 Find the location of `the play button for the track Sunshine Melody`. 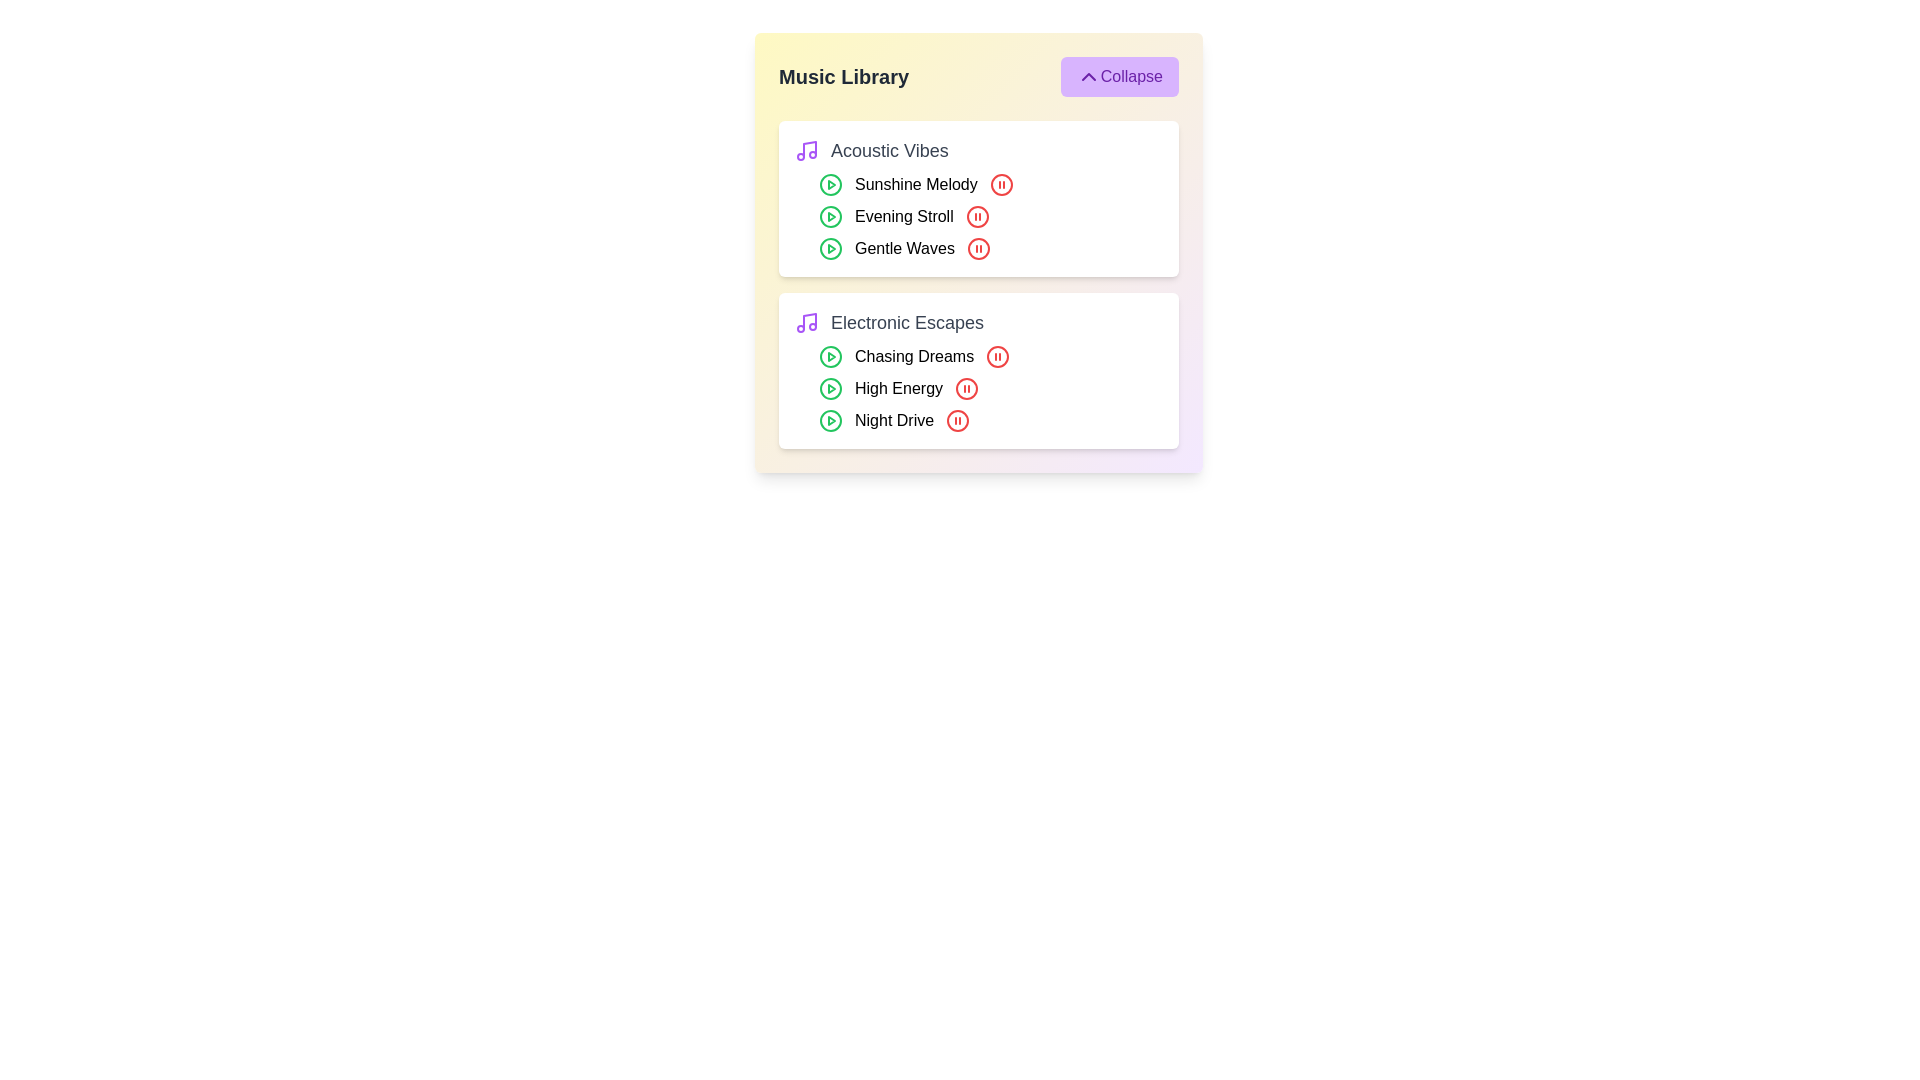

the play button for the track Sunshine Melody is located at coordinates (830, 185).